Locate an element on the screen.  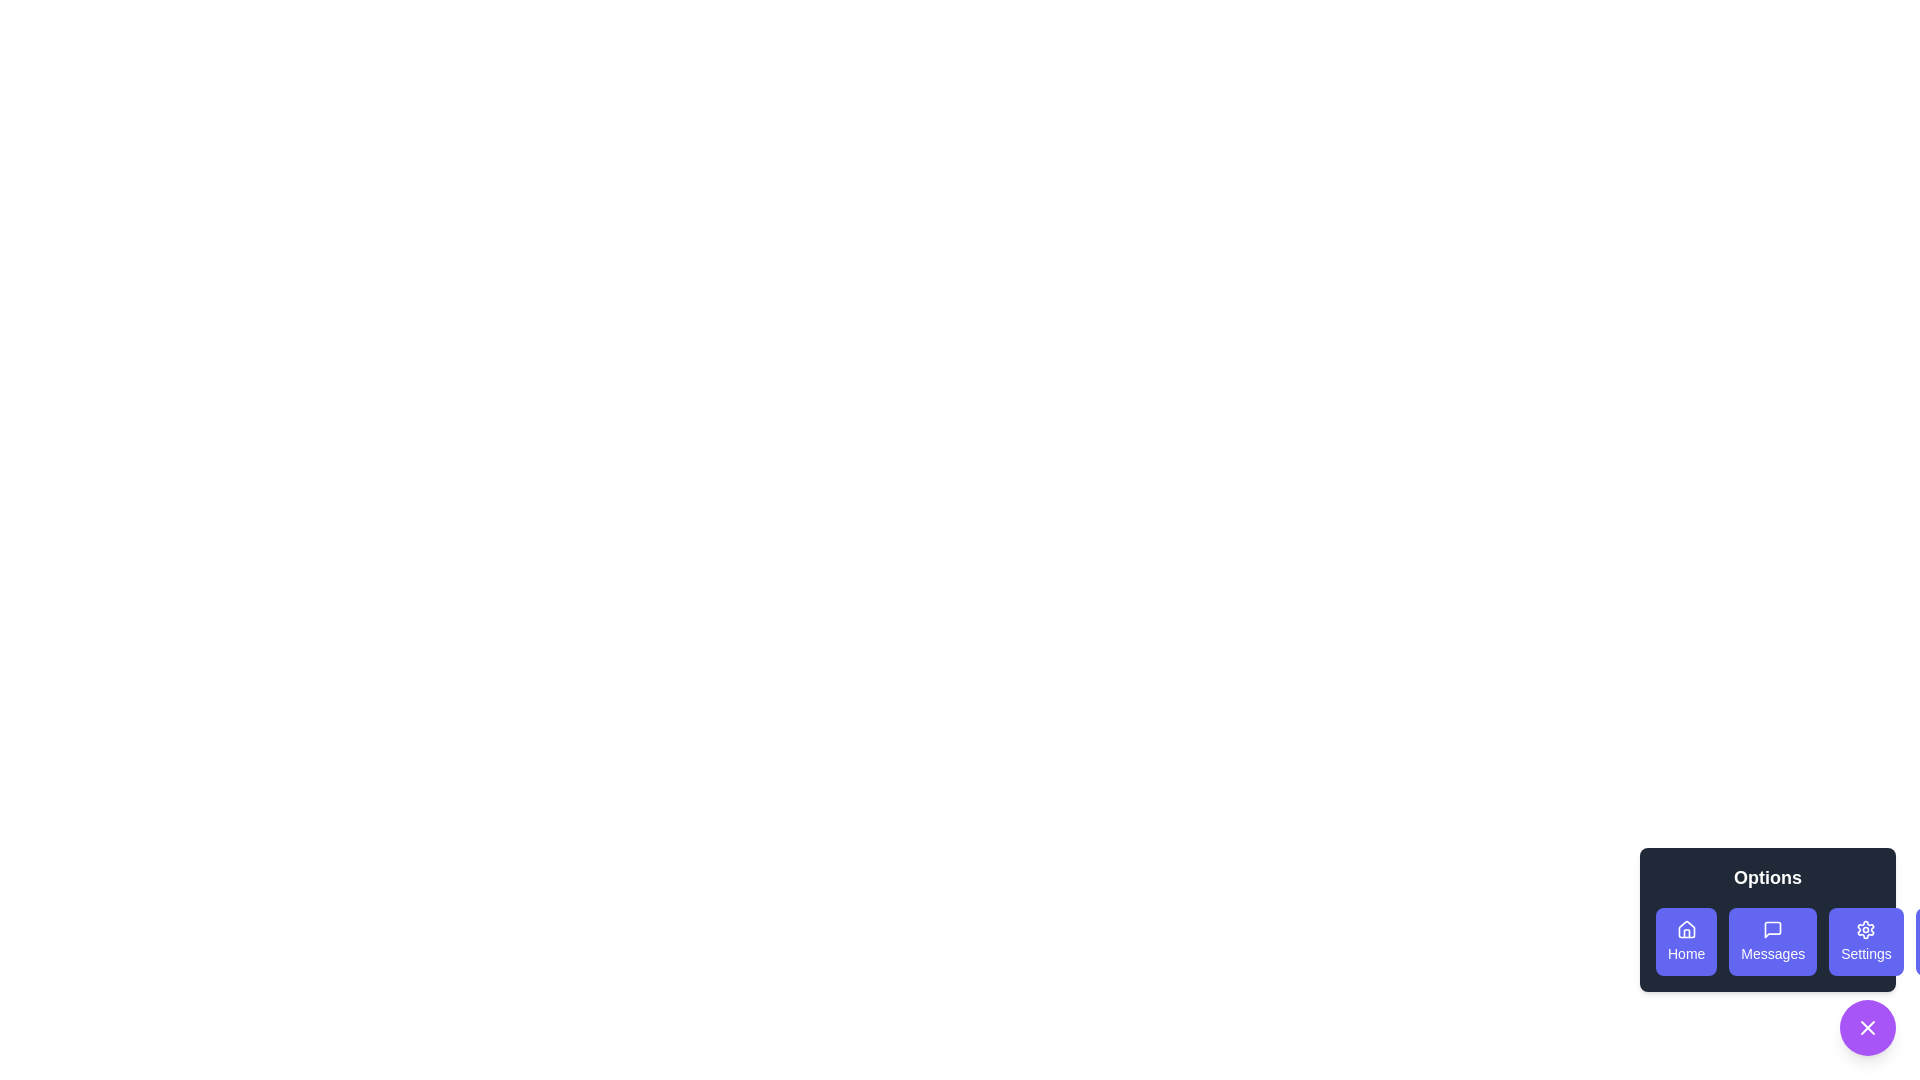
the 'Messages' text label, which is styled with a light font and positioned below a chat bubble icon, within a rectangular button with a blue background is located at coordinates (1773, 952).